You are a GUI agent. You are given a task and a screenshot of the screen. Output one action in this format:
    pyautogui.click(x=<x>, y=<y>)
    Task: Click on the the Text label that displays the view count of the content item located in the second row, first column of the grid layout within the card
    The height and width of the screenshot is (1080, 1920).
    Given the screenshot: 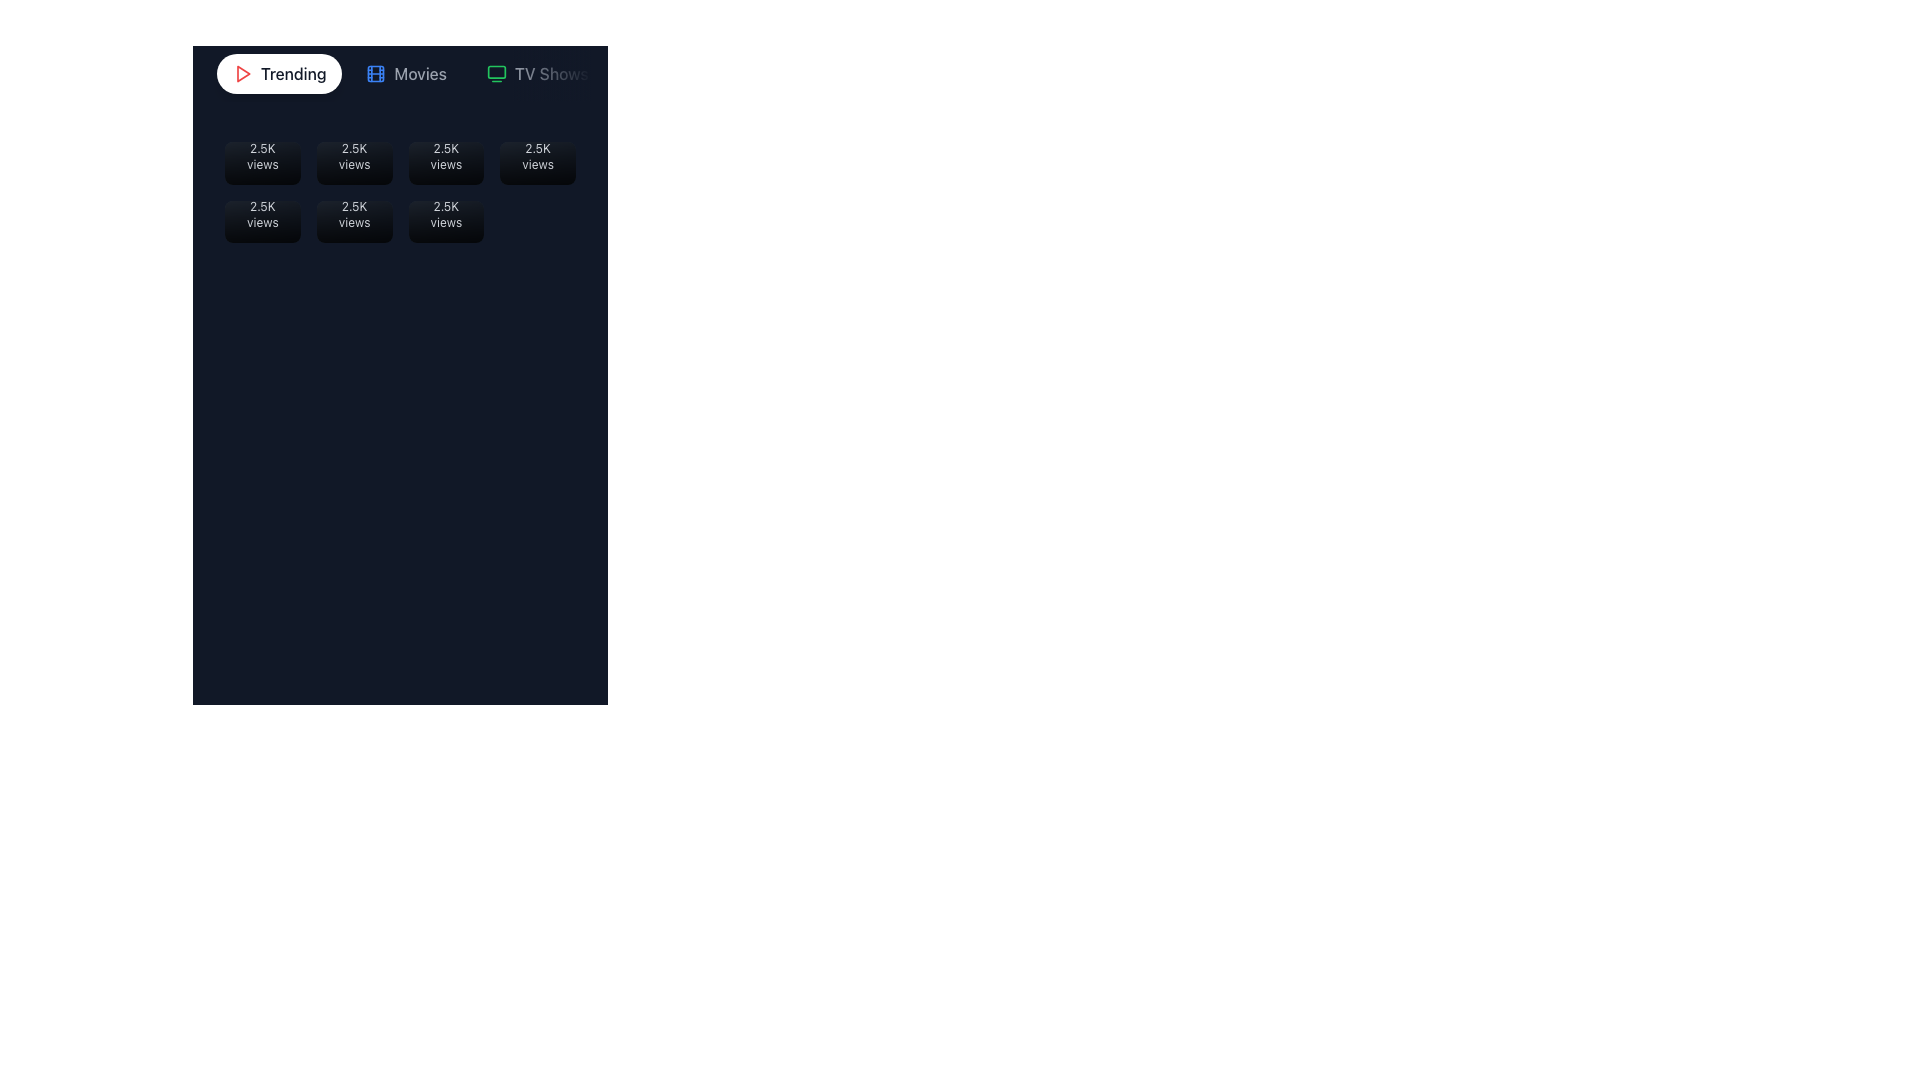 What is the action you would take?
    pyautogui.click(x=261, y=205)
    